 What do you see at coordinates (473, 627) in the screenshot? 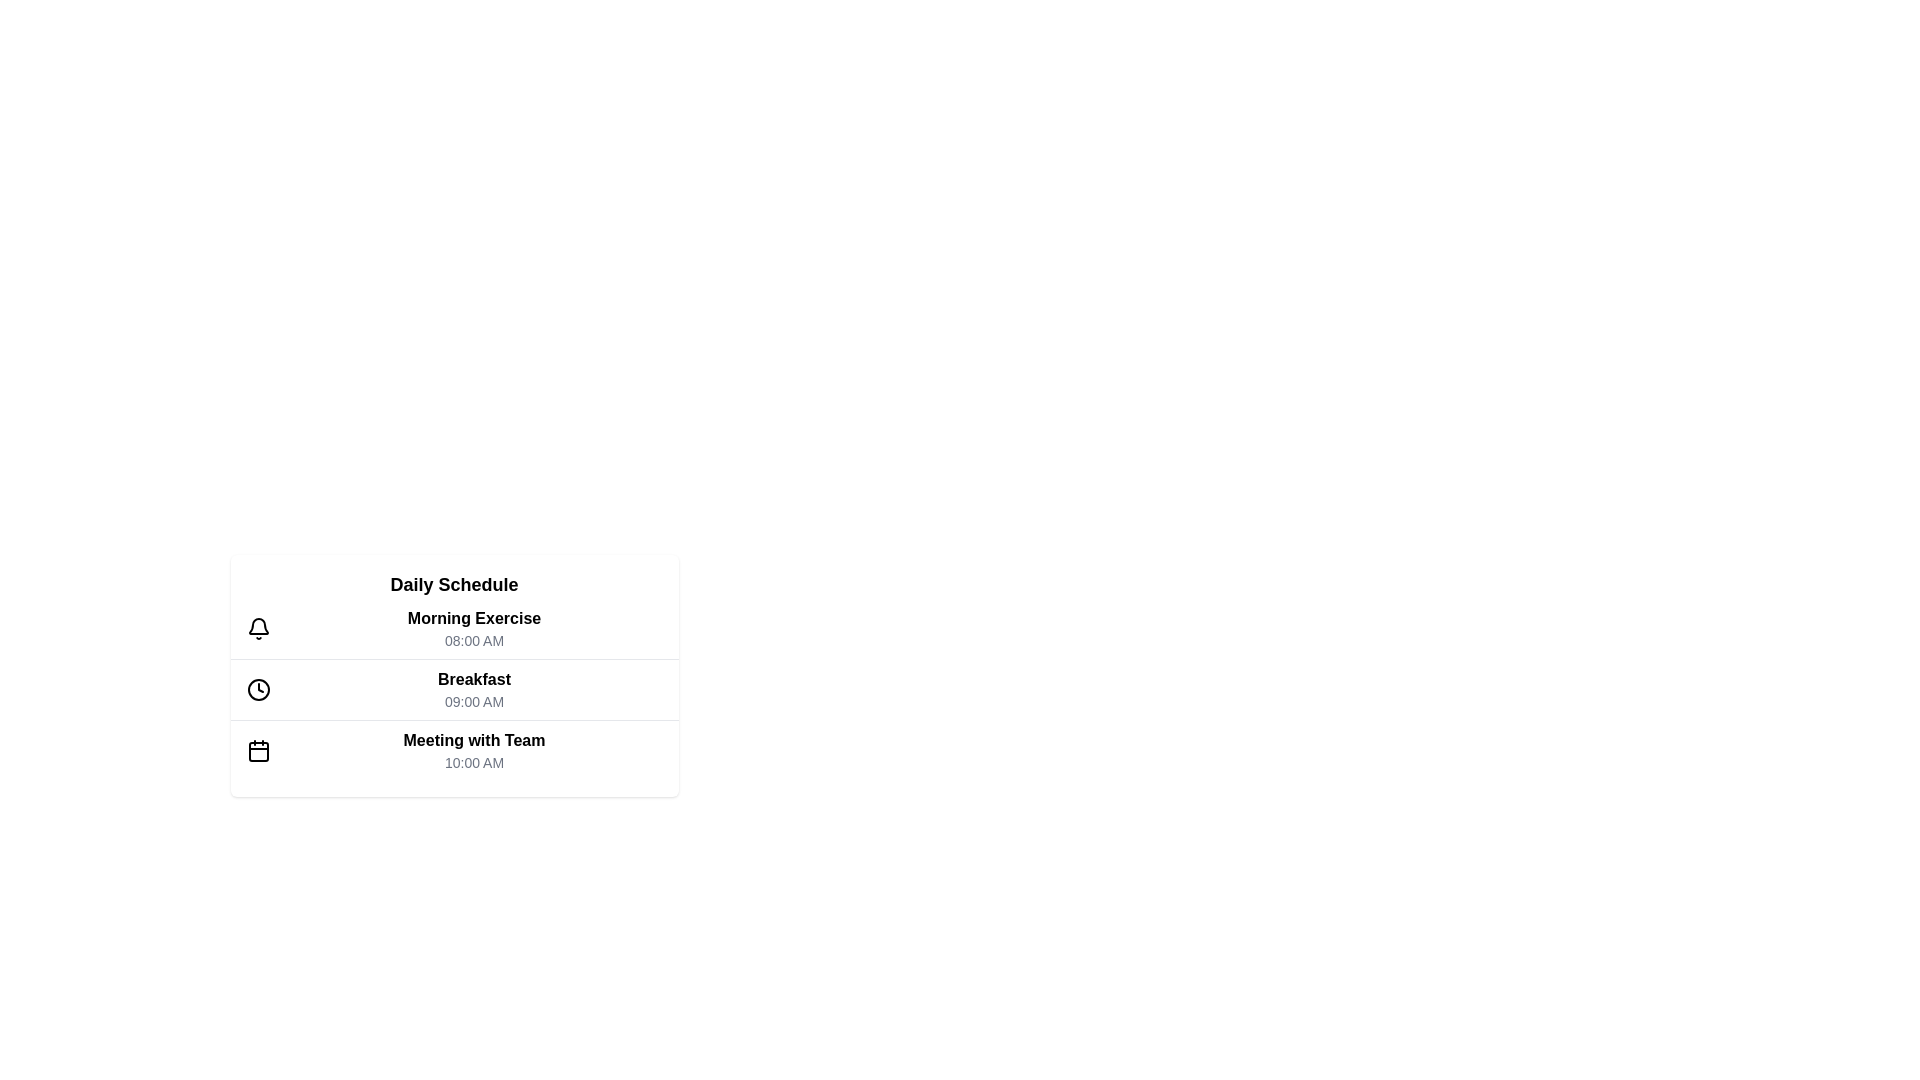
I see `the first list item in the daily schedule that describes the activity 'Morning Exercise' at '08:00 AM'` at bounding box center [473, 627].